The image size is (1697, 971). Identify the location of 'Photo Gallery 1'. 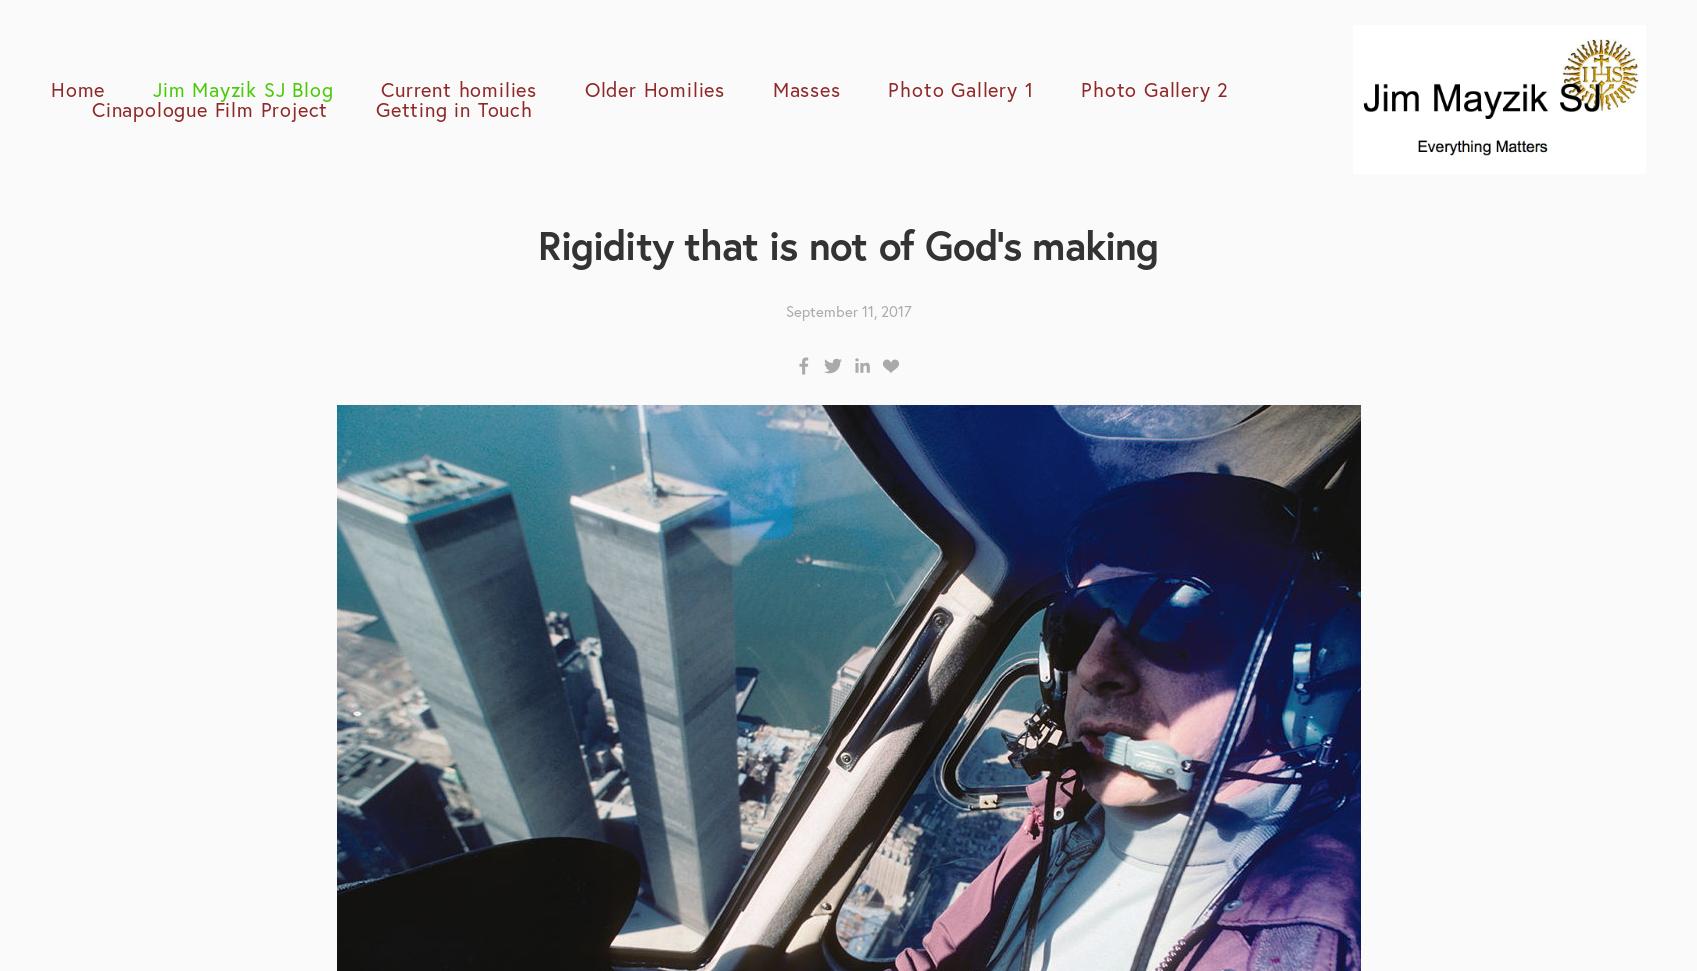
(887, 87).